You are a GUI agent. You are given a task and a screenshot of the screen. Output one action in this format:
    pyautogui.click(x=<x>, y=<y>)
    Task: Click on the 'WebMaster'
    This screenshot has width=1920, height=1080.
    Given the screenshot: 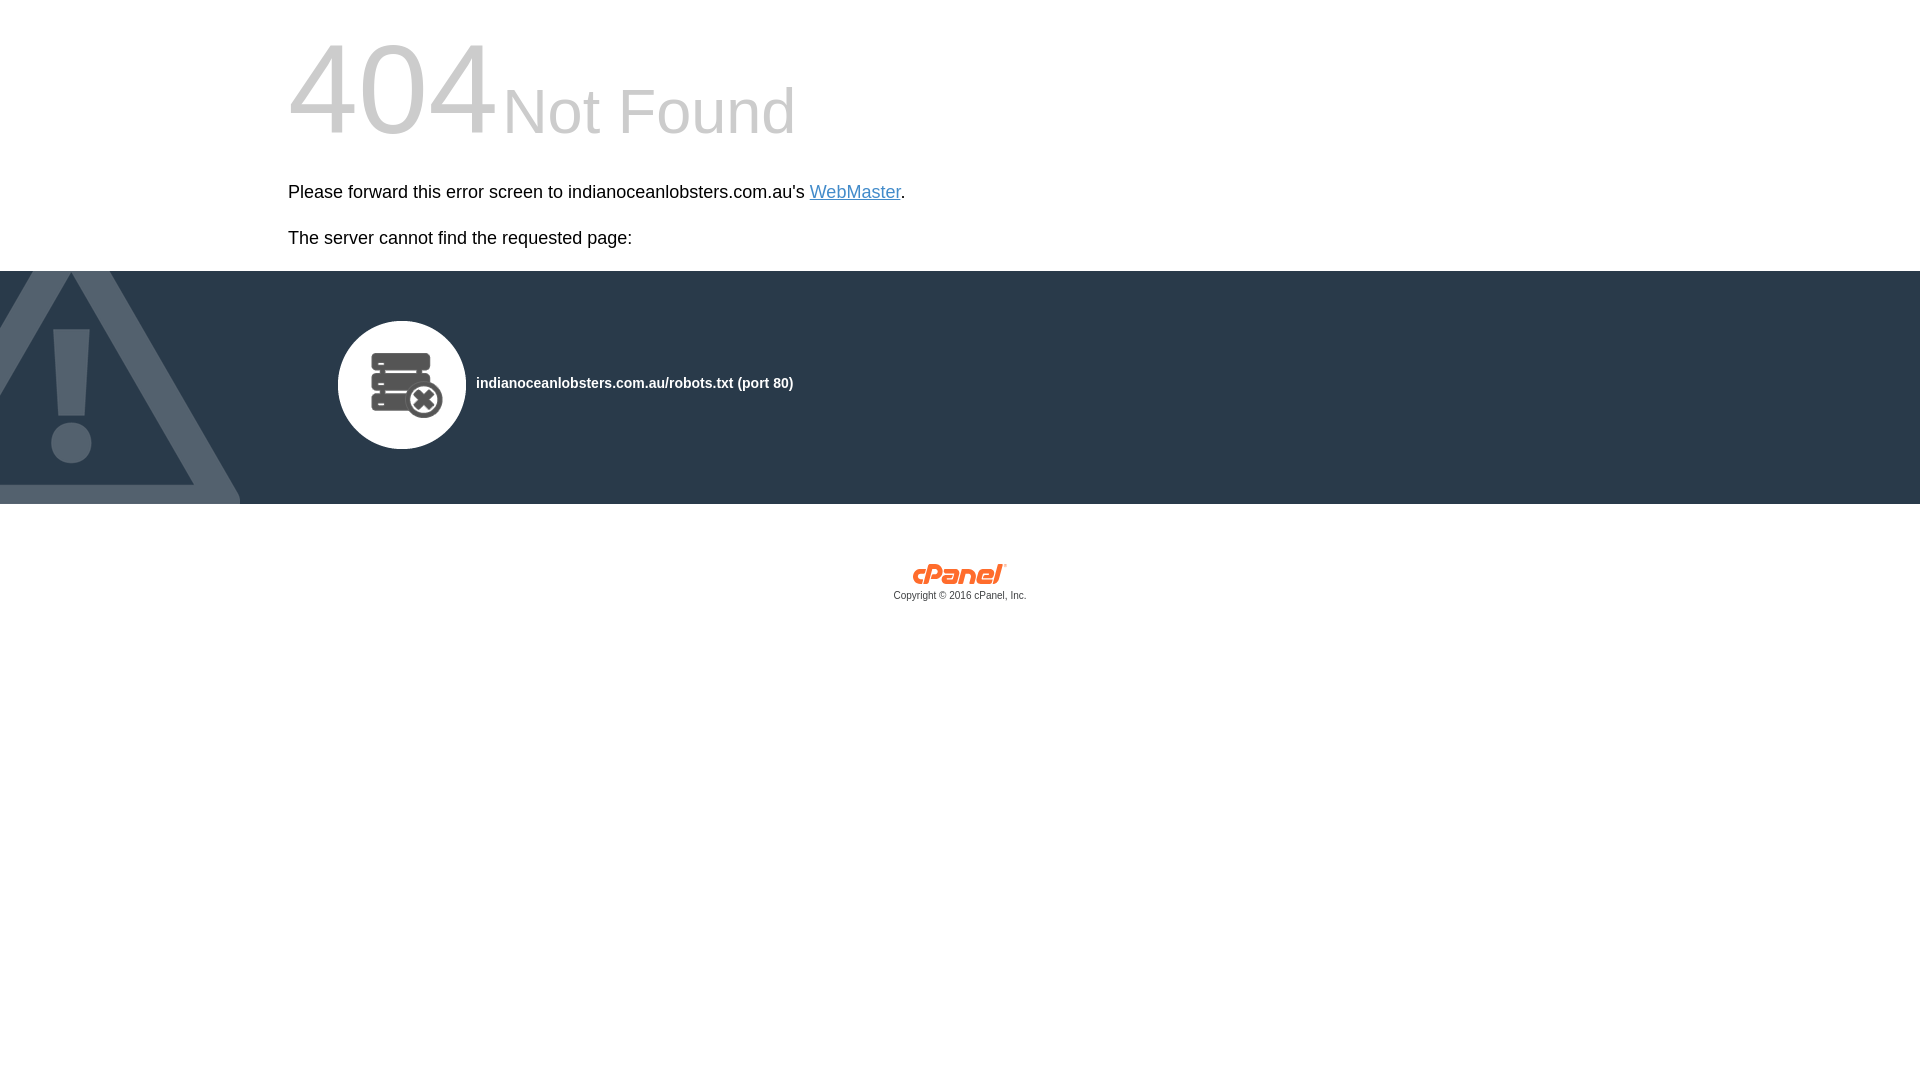 What is the action you would take?
    pyautogui.click(x=855, y=192)
    